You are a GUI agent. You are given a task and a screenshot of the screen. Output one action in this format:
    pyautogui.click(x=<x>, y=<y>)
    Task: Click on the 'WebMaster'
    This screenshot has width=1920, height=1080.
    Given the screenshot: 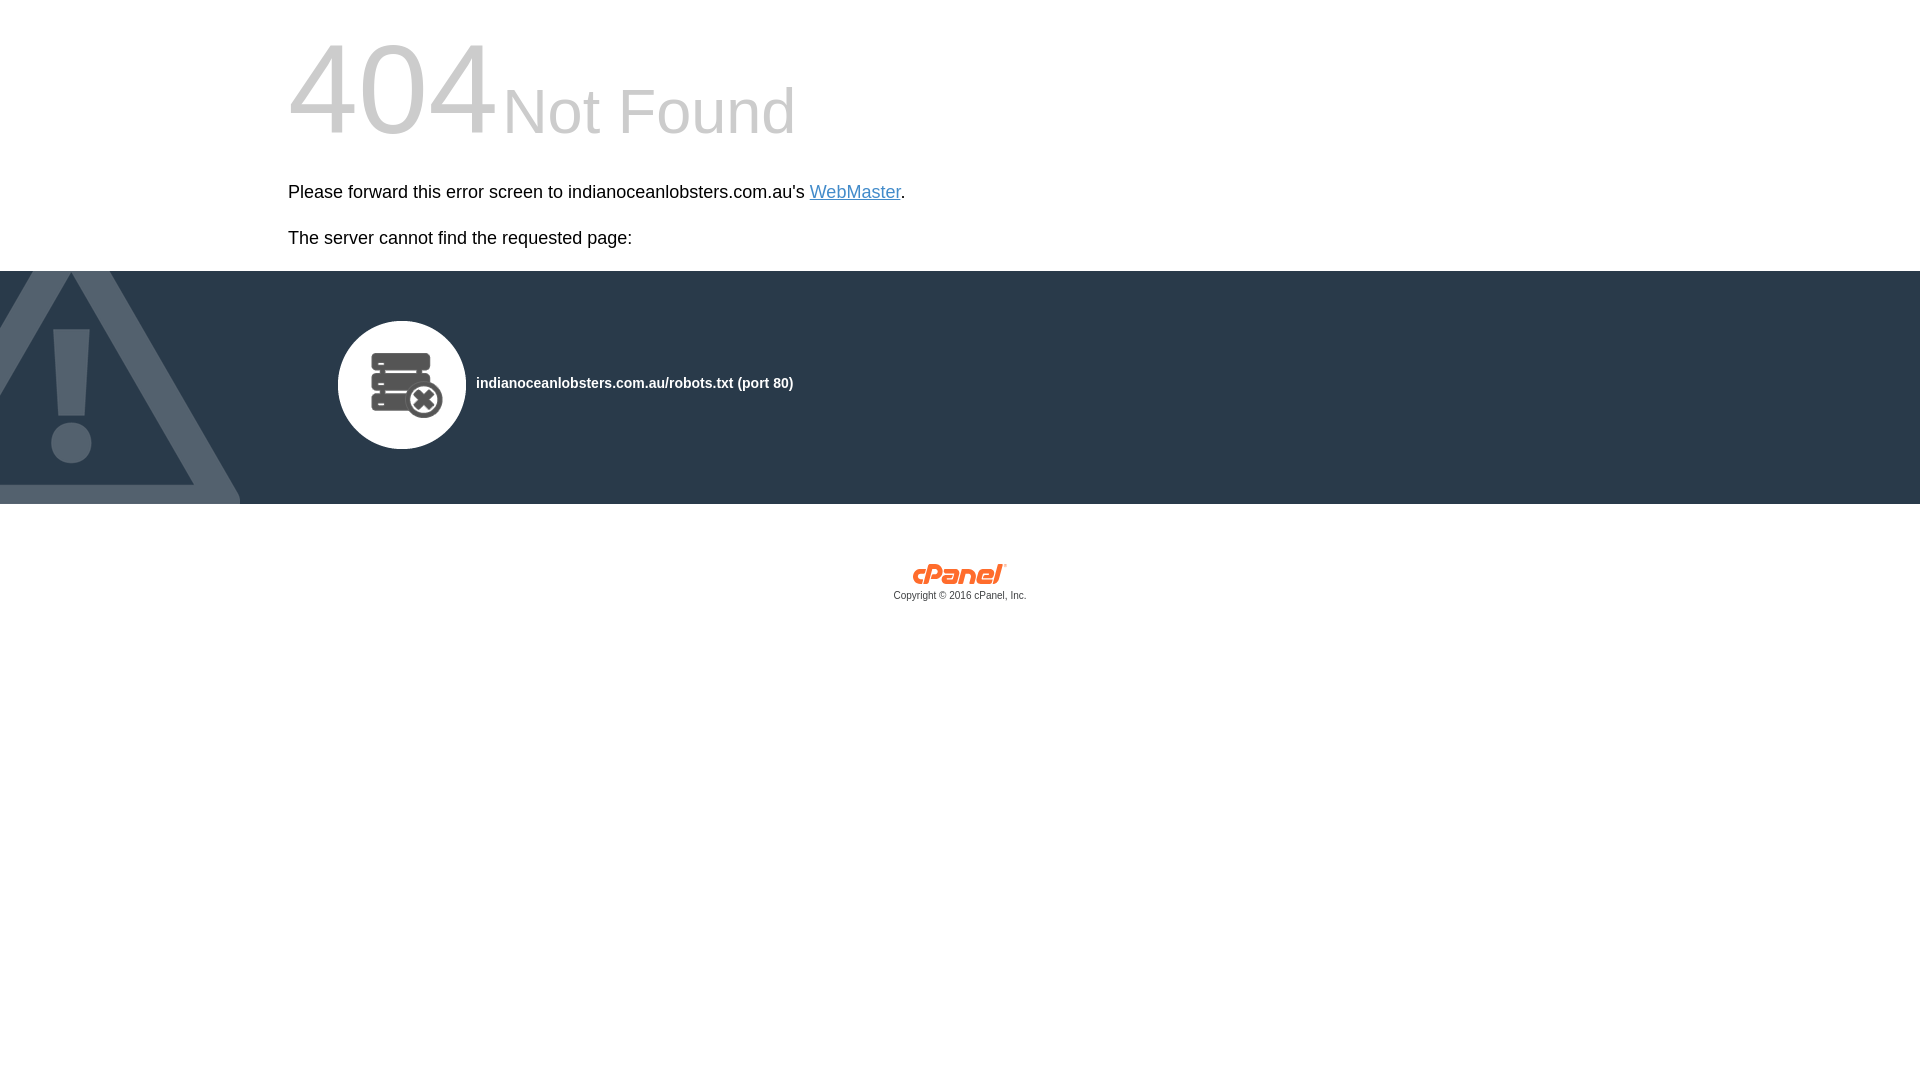 What is the action you would take?
    pyautogui.click(x=855, y=192)
    